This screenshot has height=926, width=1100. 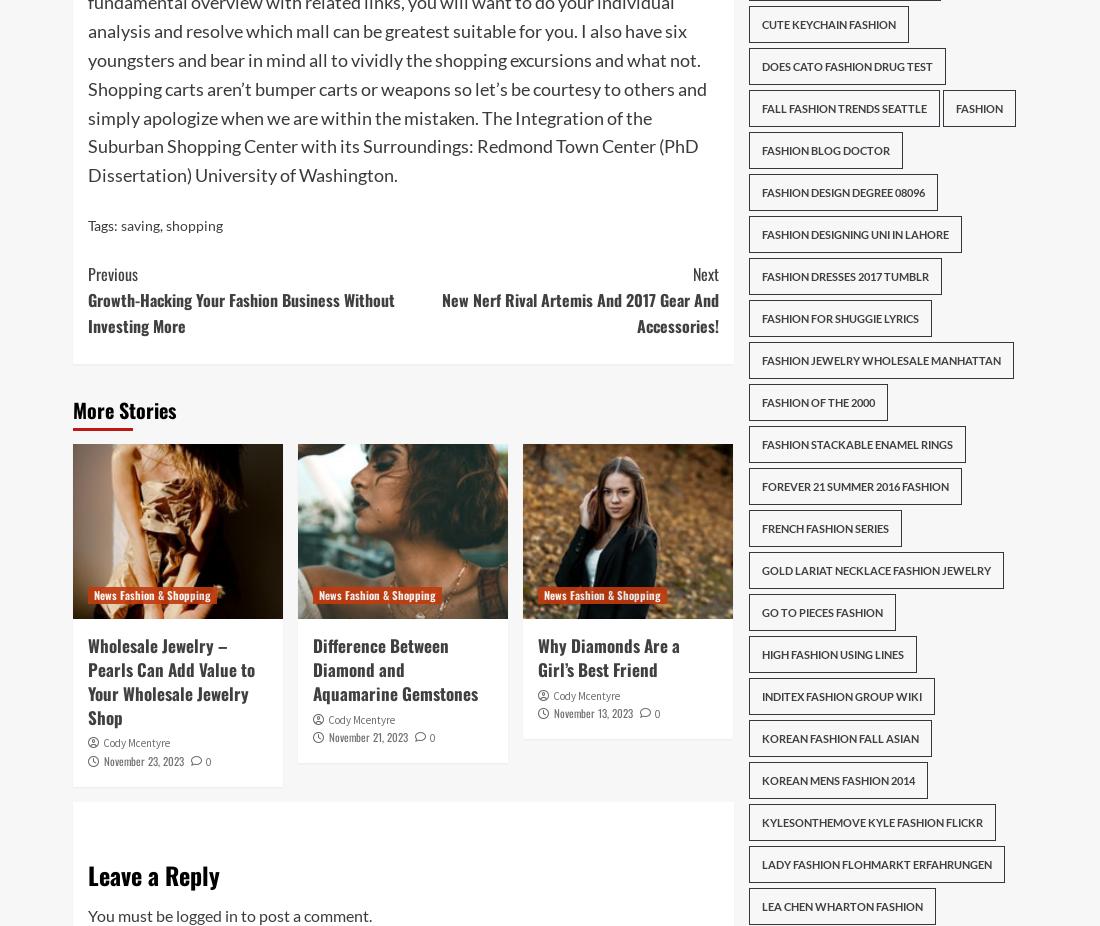 What do you see at coordinates (592, 713) in the screenshot?
I see `'November 13, 2023'` at bounding box center [592, 713].